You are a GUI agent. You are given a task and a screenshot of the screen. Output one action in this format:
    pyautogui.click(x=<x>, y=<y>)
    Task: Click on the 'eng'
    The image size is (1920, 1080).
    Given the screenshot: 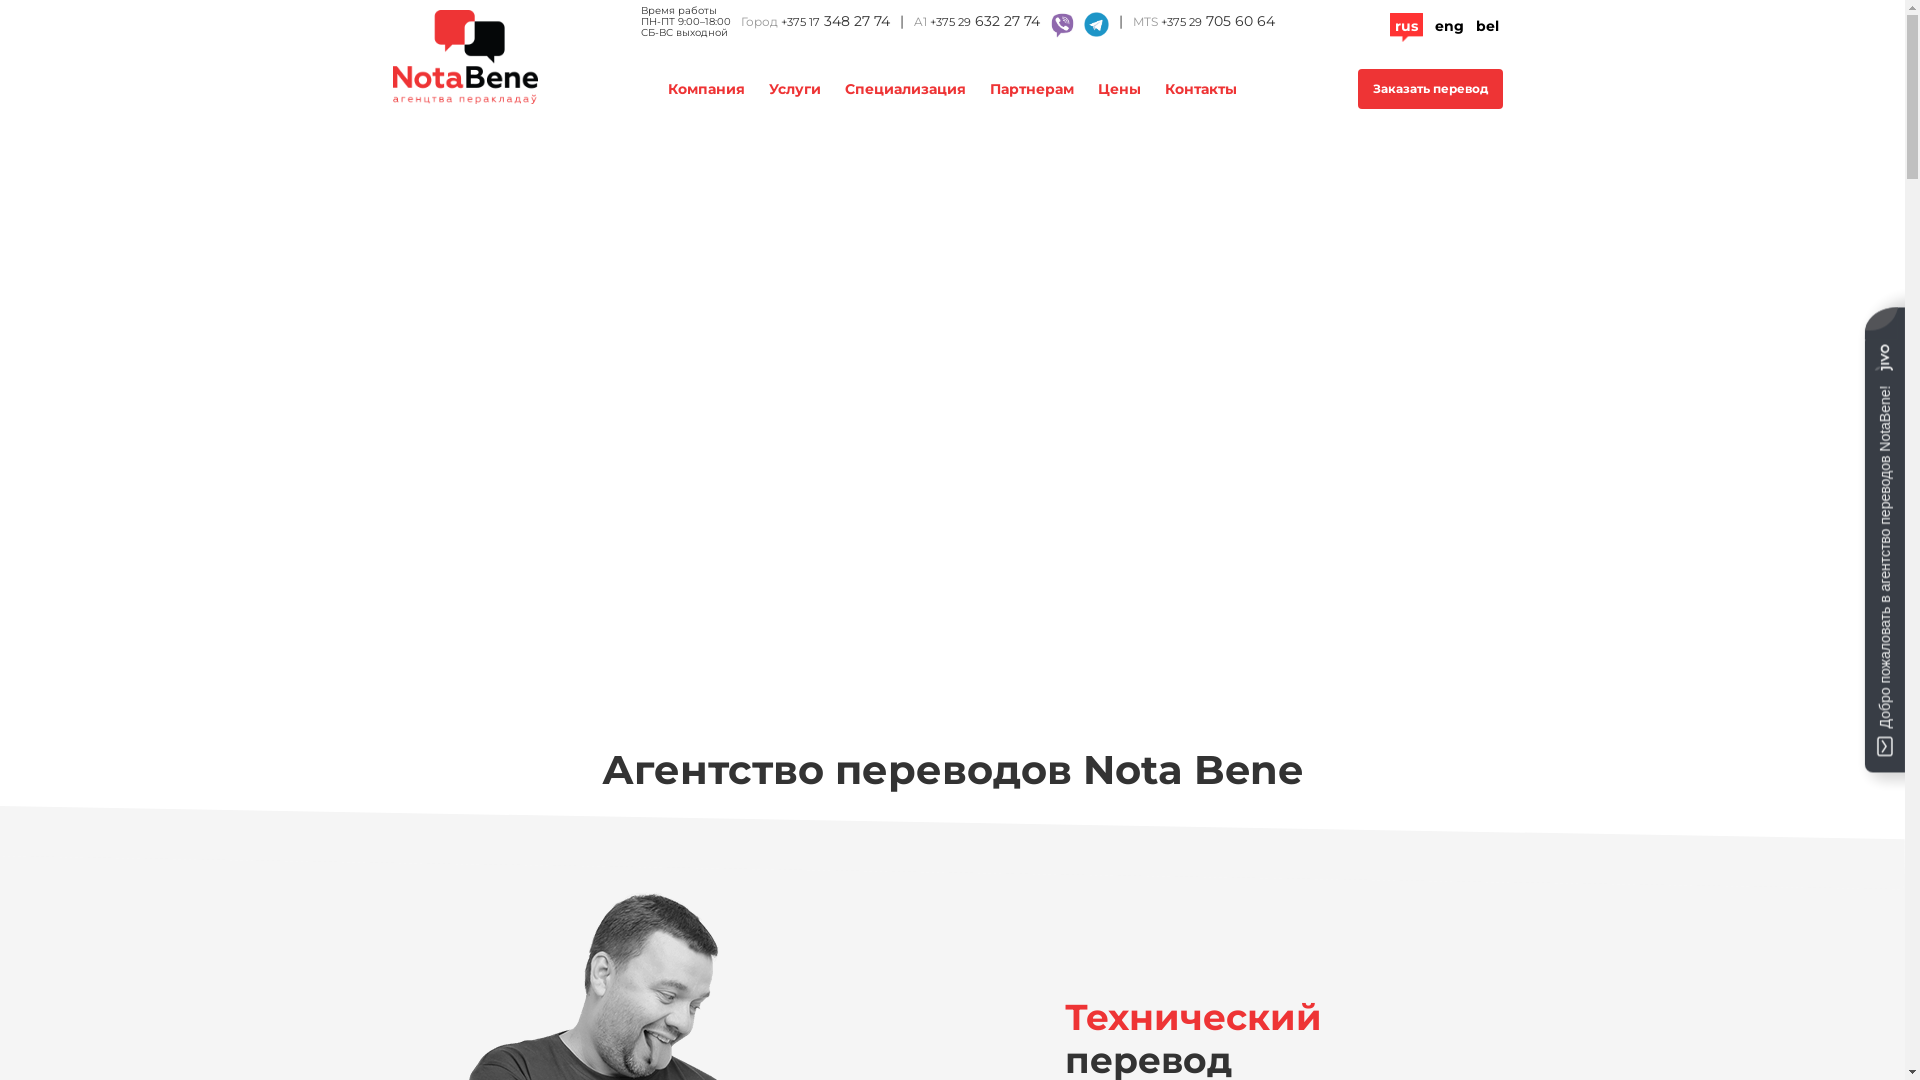 What is the action you would take?
    pyautogui.click(x=1433, y=26)
    